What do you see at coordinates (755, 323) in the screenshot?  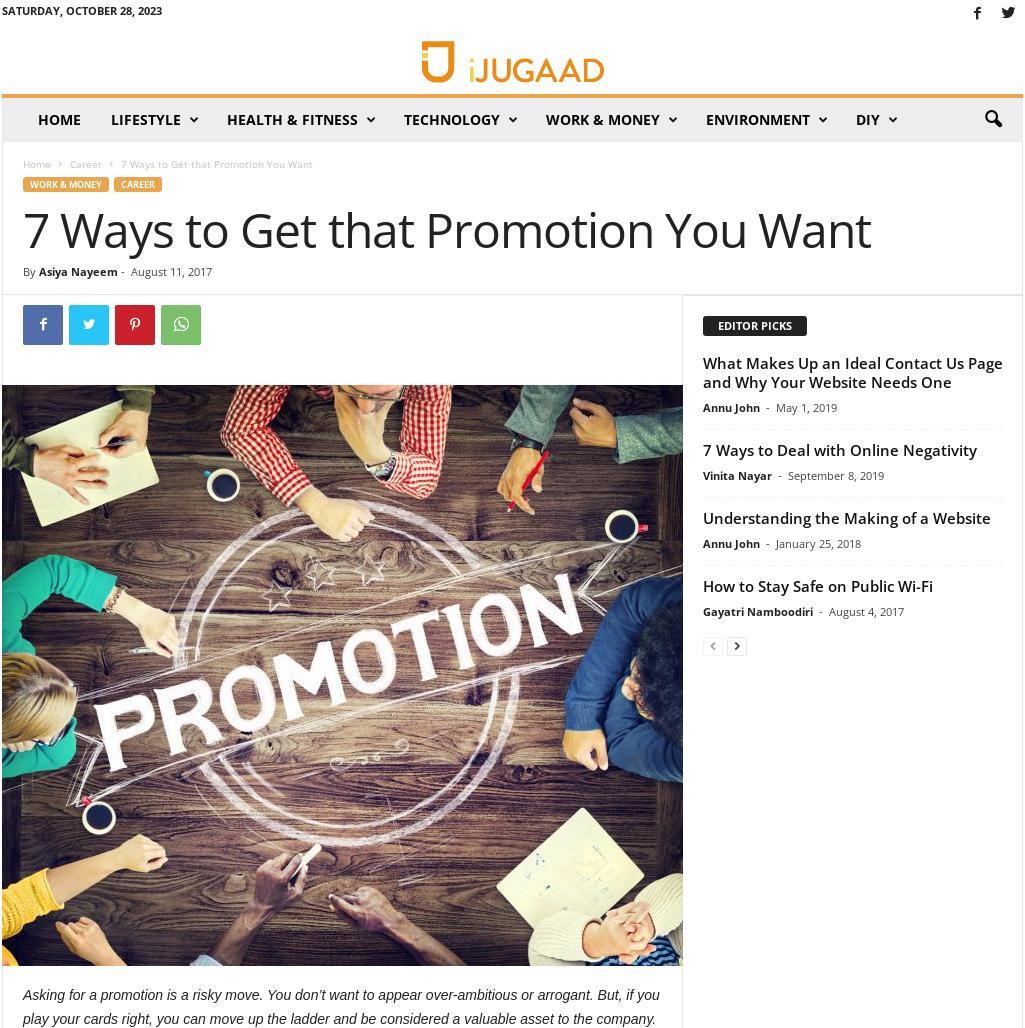 I see `'EDITOR PICKS'` at bounding box center [755, 323].